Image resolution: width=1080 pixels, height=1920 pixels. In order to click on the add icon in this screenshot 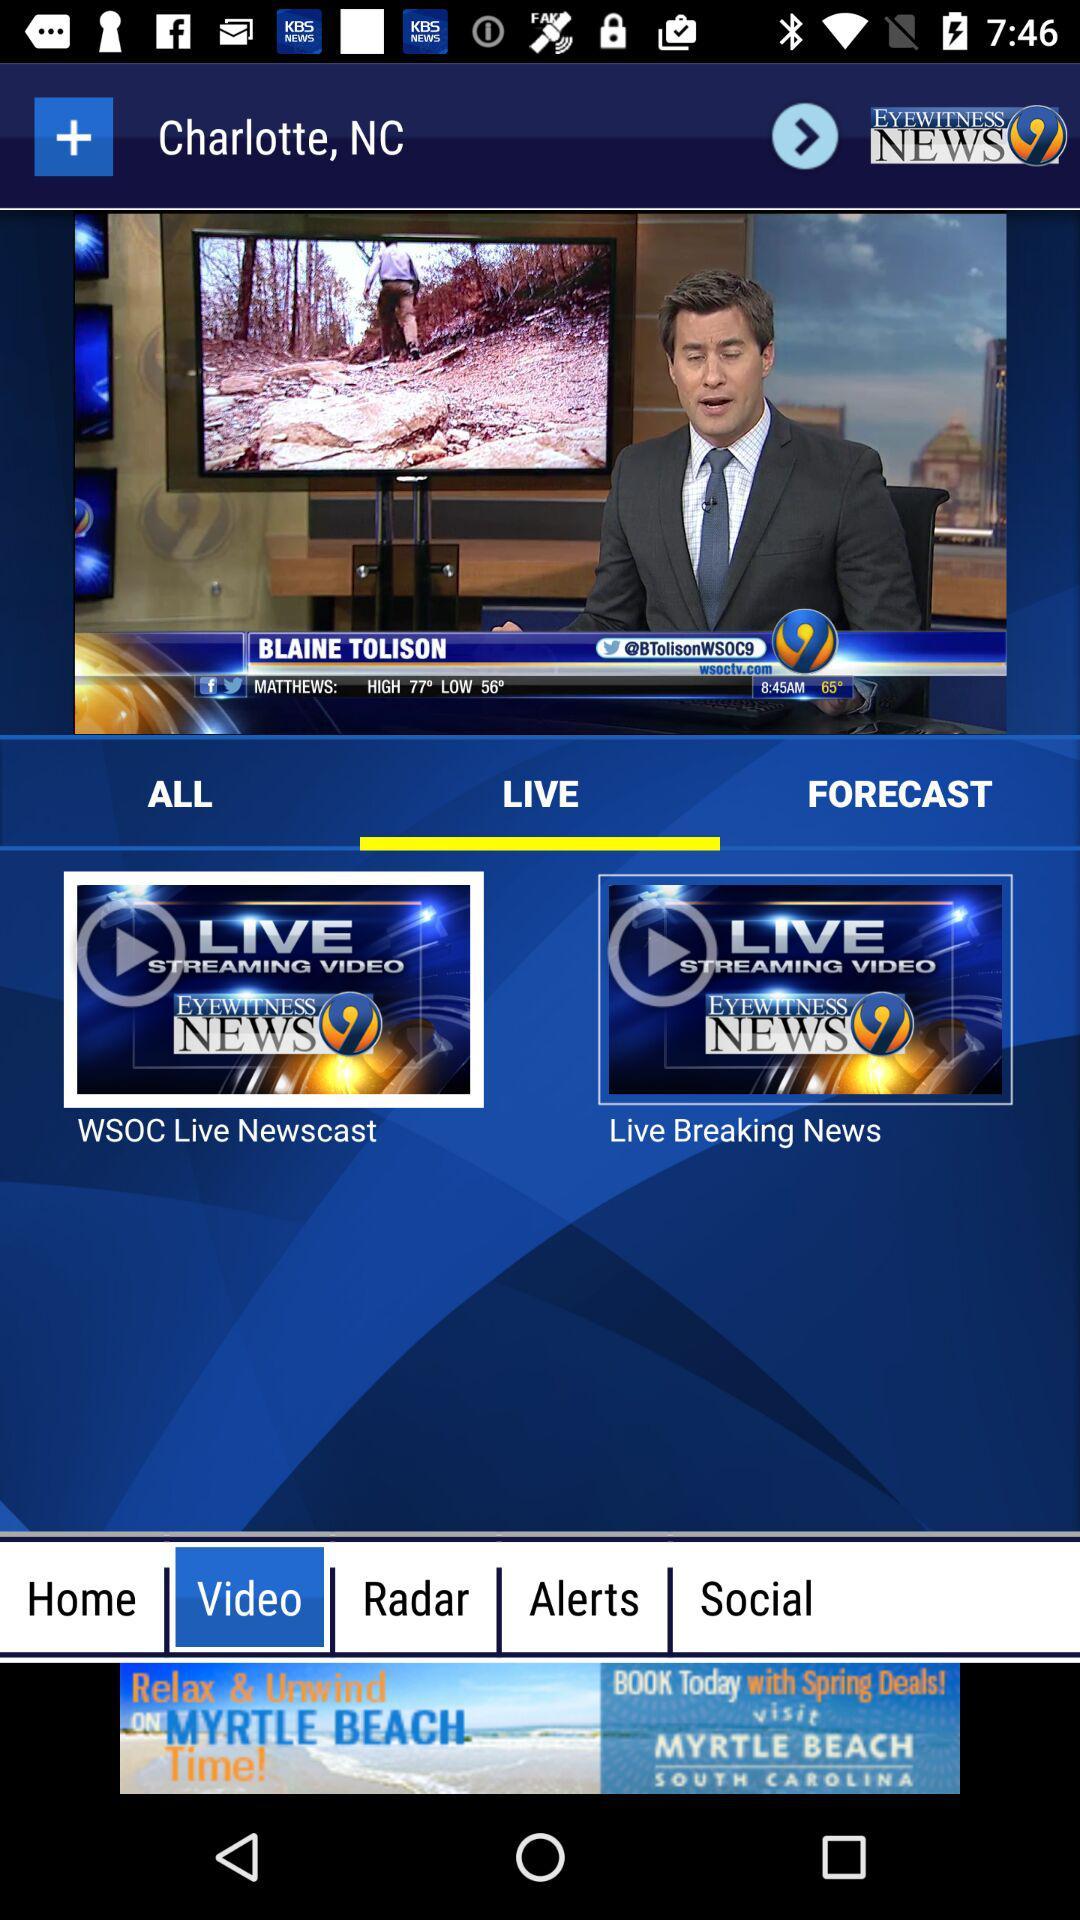, I will do `click(72, 135)`.